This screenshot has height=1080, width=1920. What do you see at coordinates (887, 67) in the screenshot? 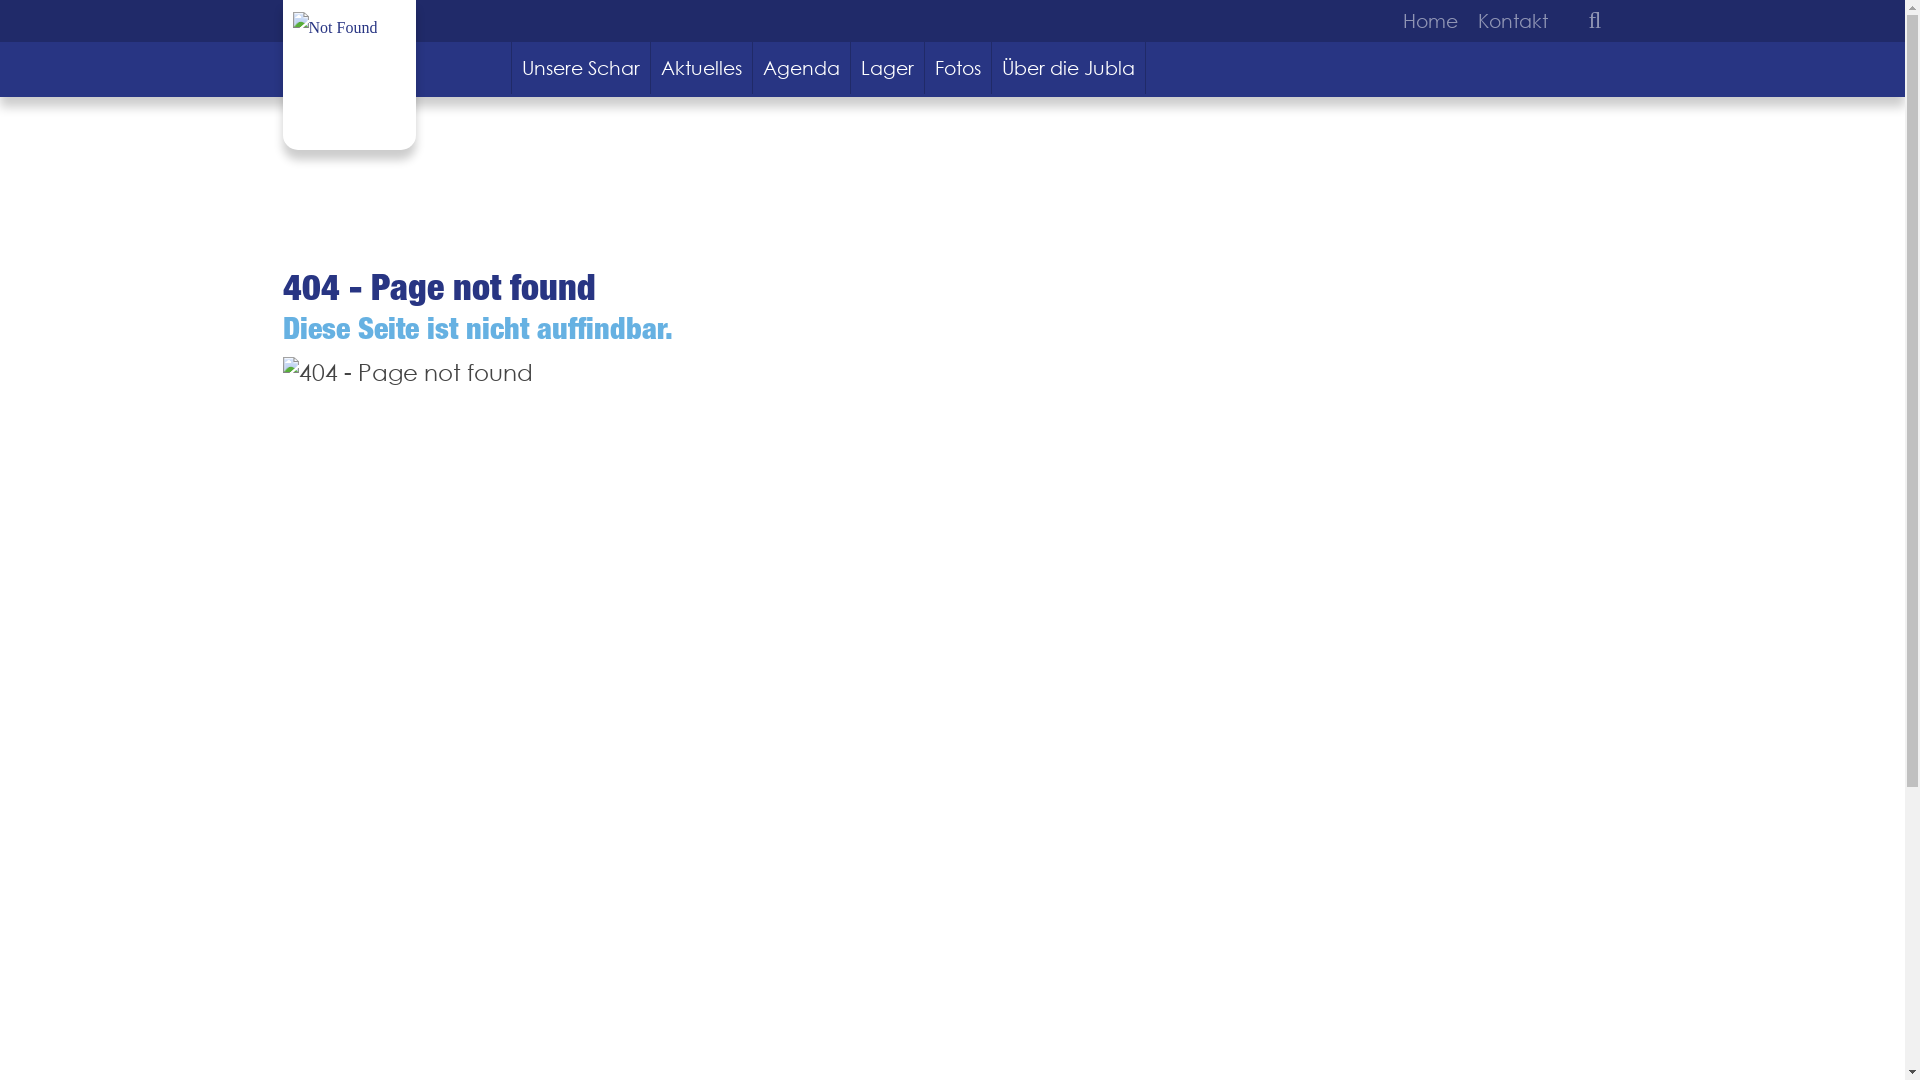
I see `'Lager'` at bounding box center [887, 67].